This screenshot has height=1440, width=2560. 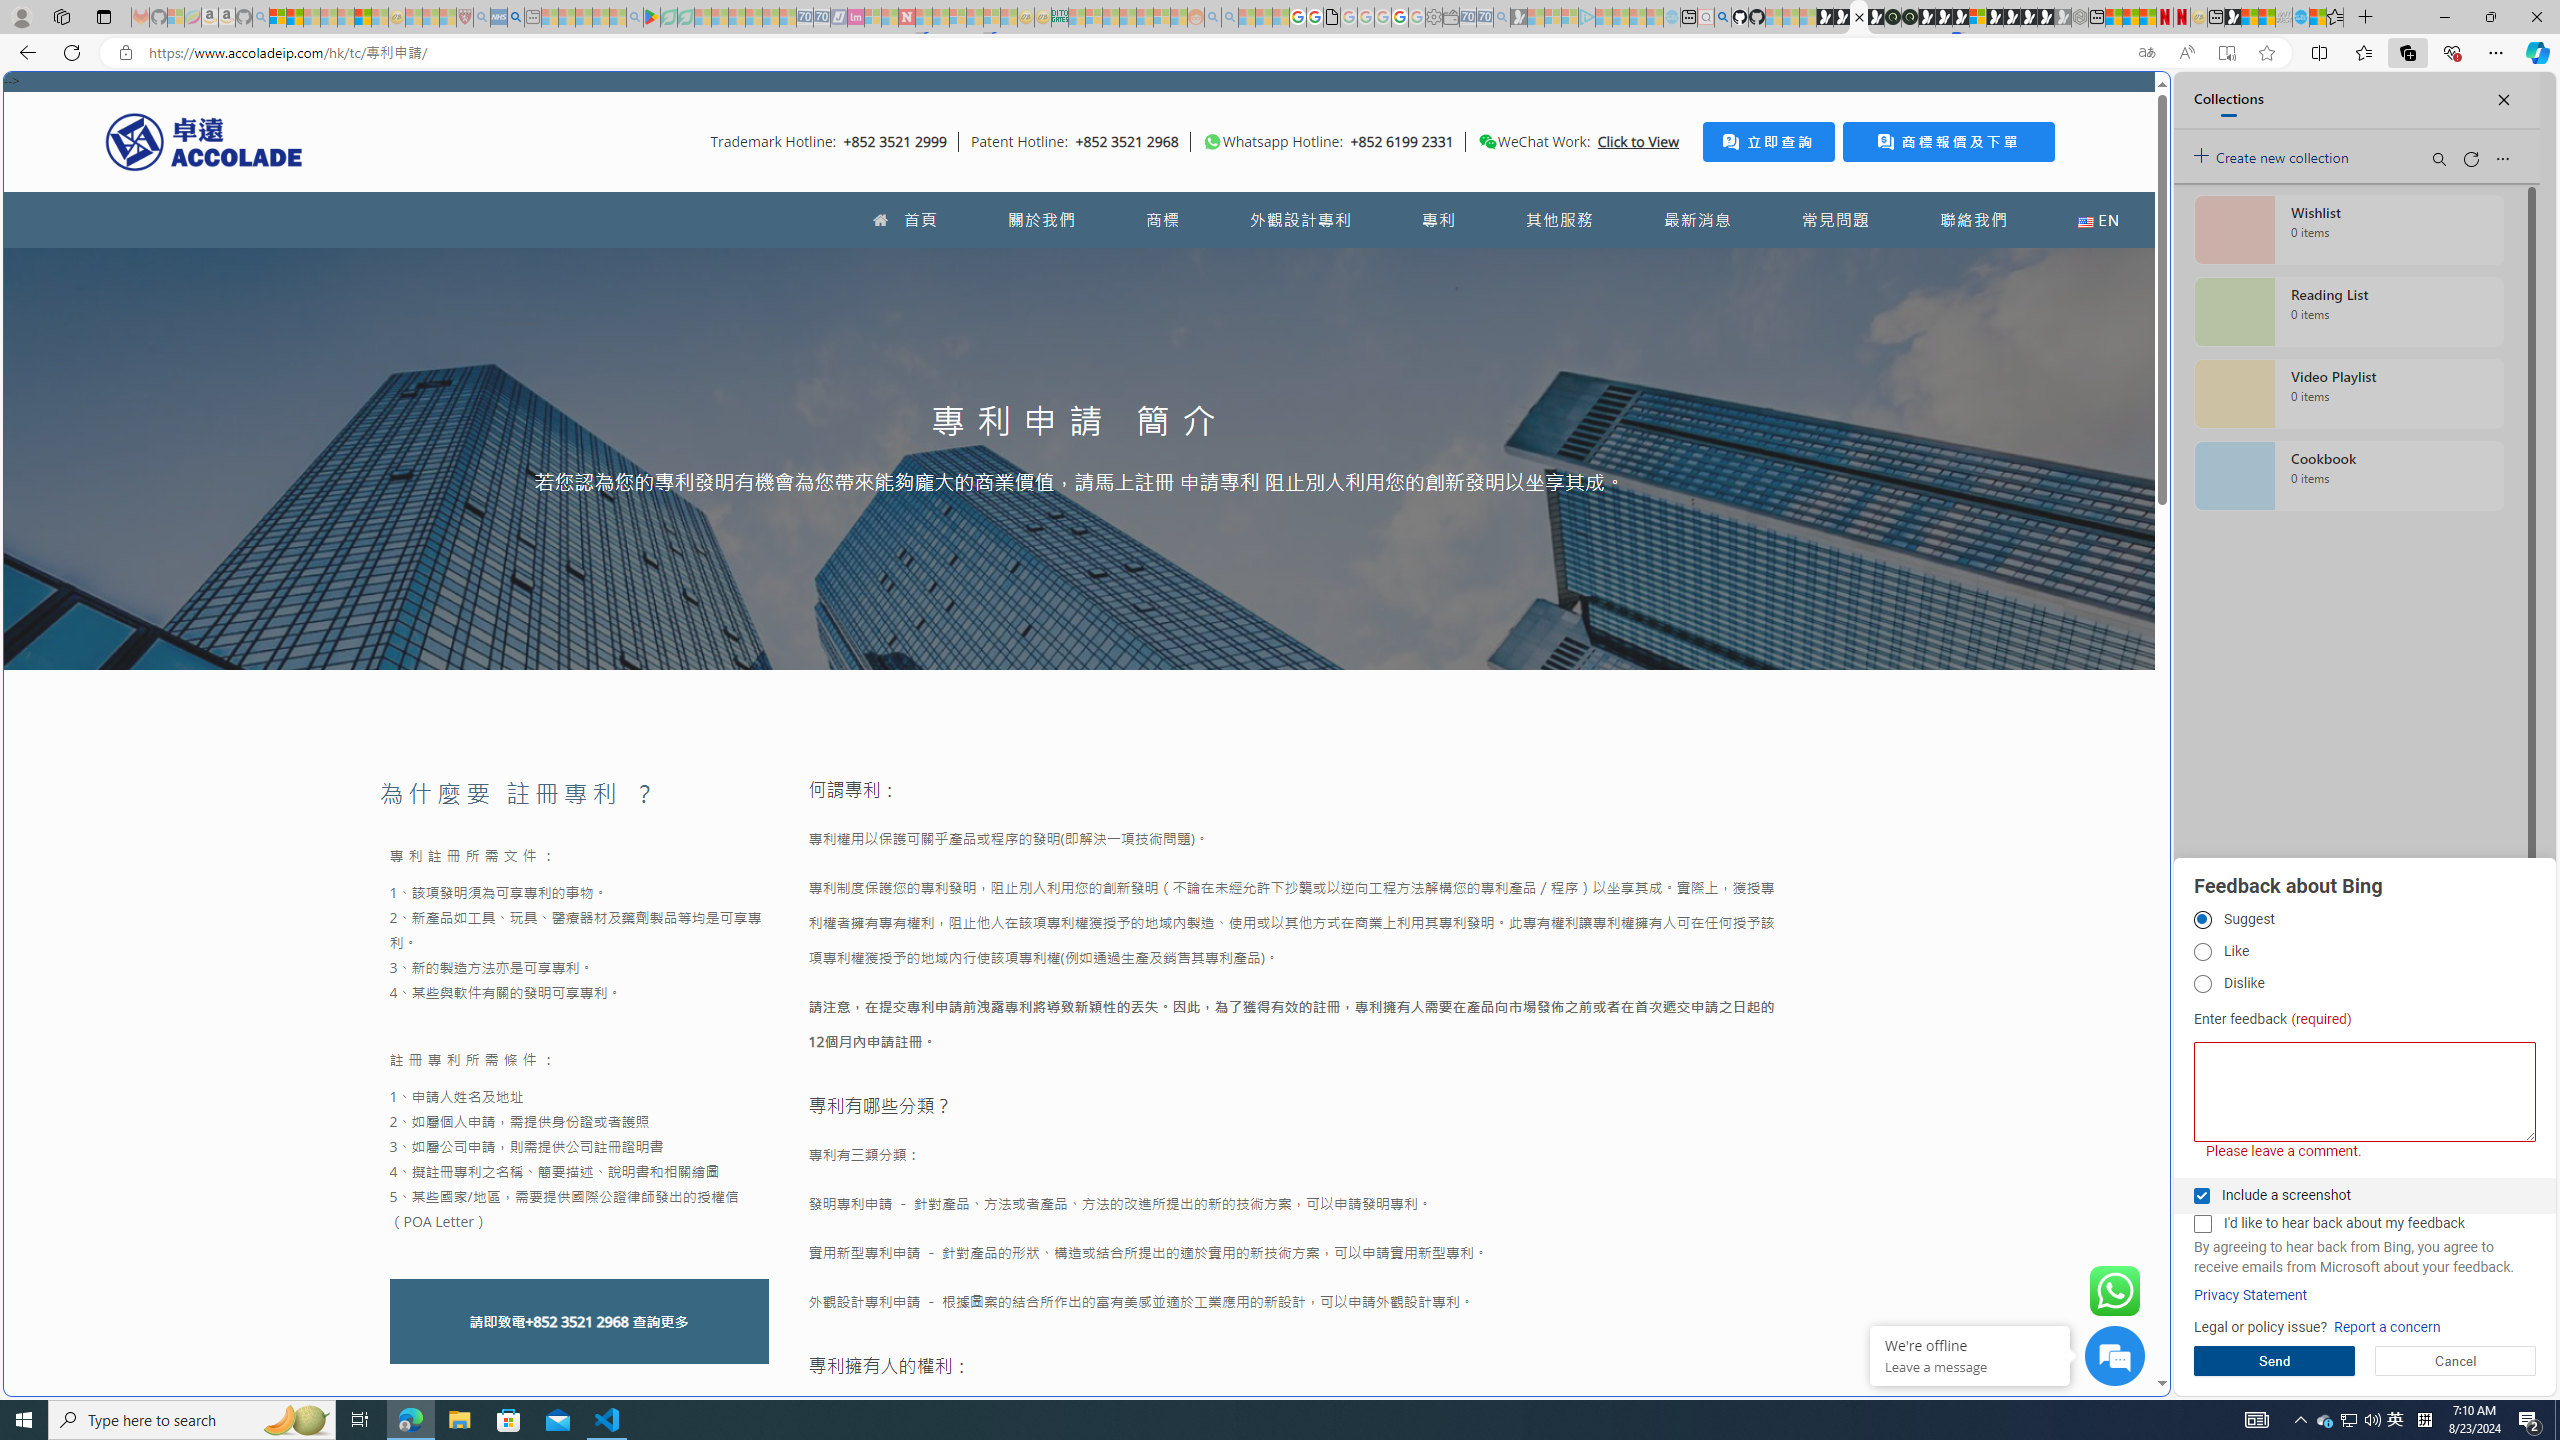 I want to click on 'Suggest', so click(x=2201, y=919).